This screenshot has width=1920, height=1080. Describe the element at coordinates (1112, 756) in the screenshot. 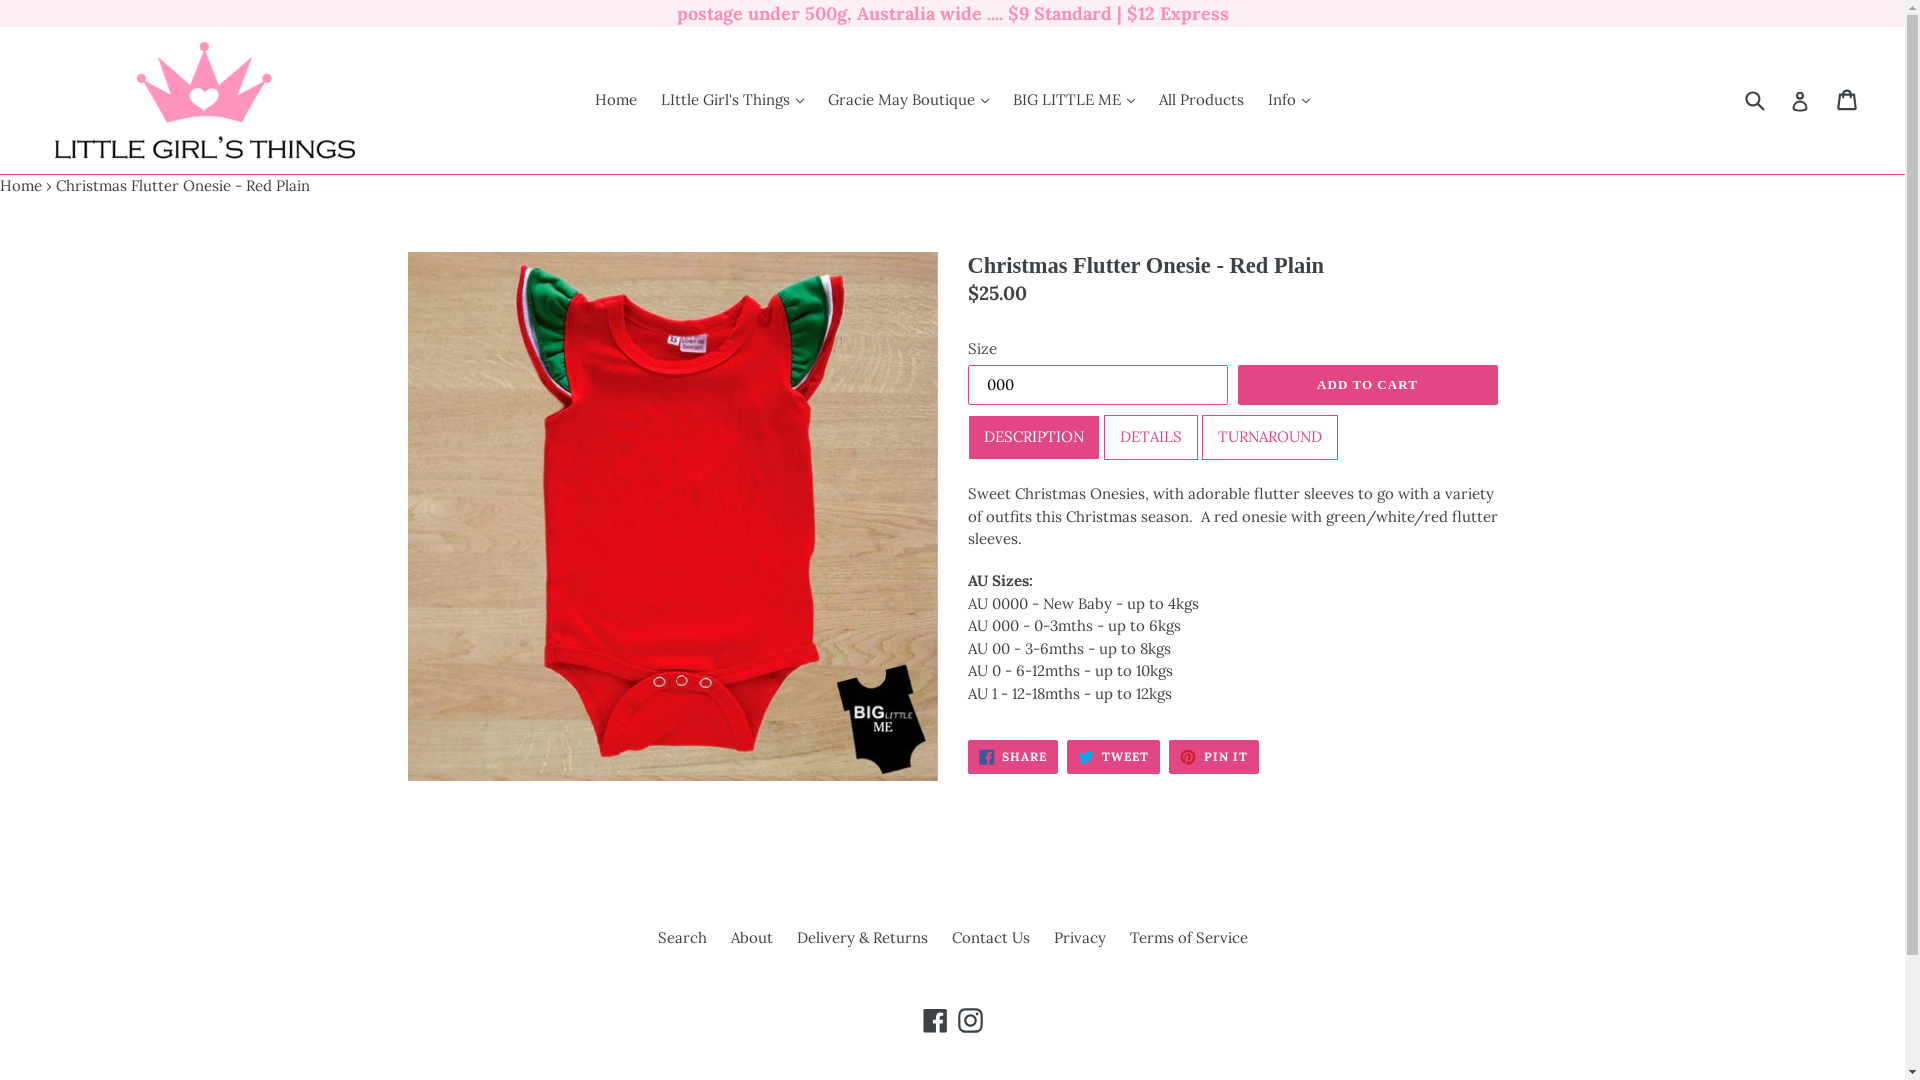

I see `'TWEET` at that location.